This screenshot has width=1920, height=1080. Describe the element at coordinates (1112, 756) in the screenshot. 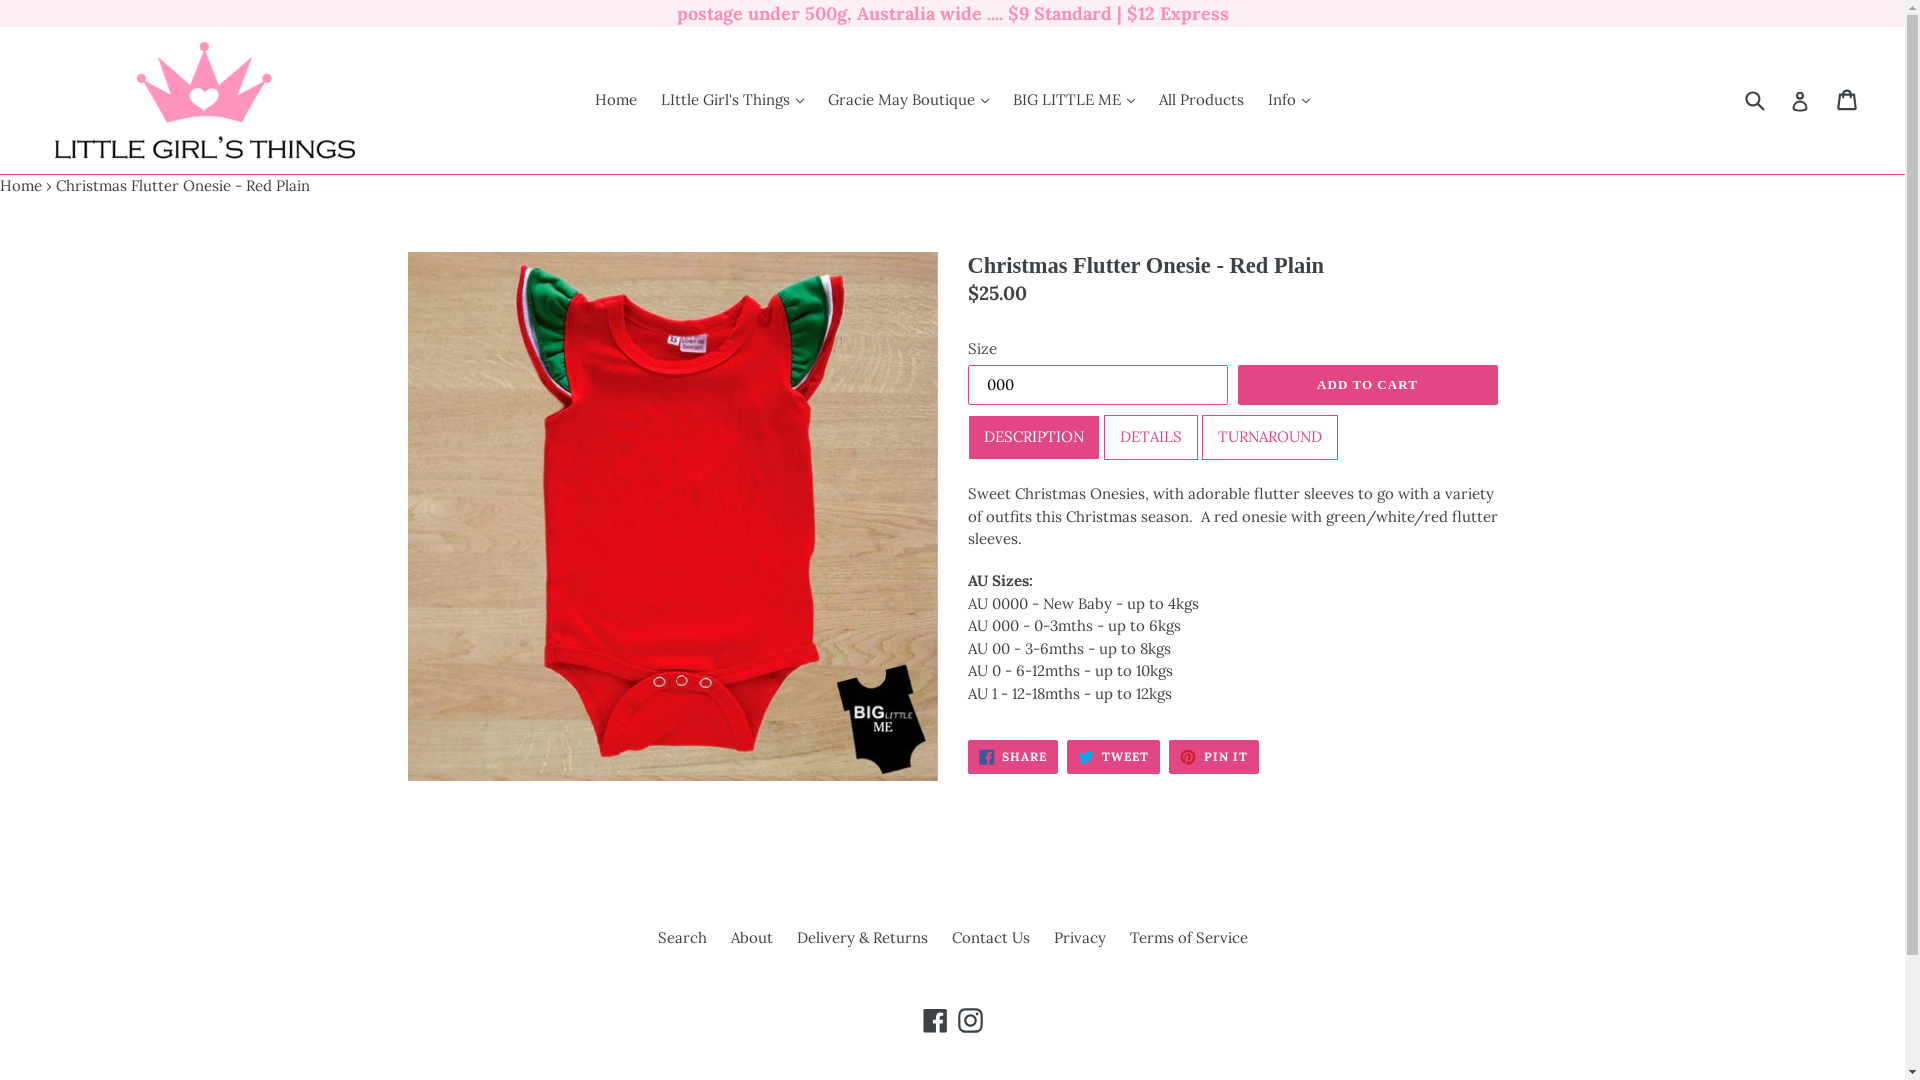

I see `'TWEET` at that location.